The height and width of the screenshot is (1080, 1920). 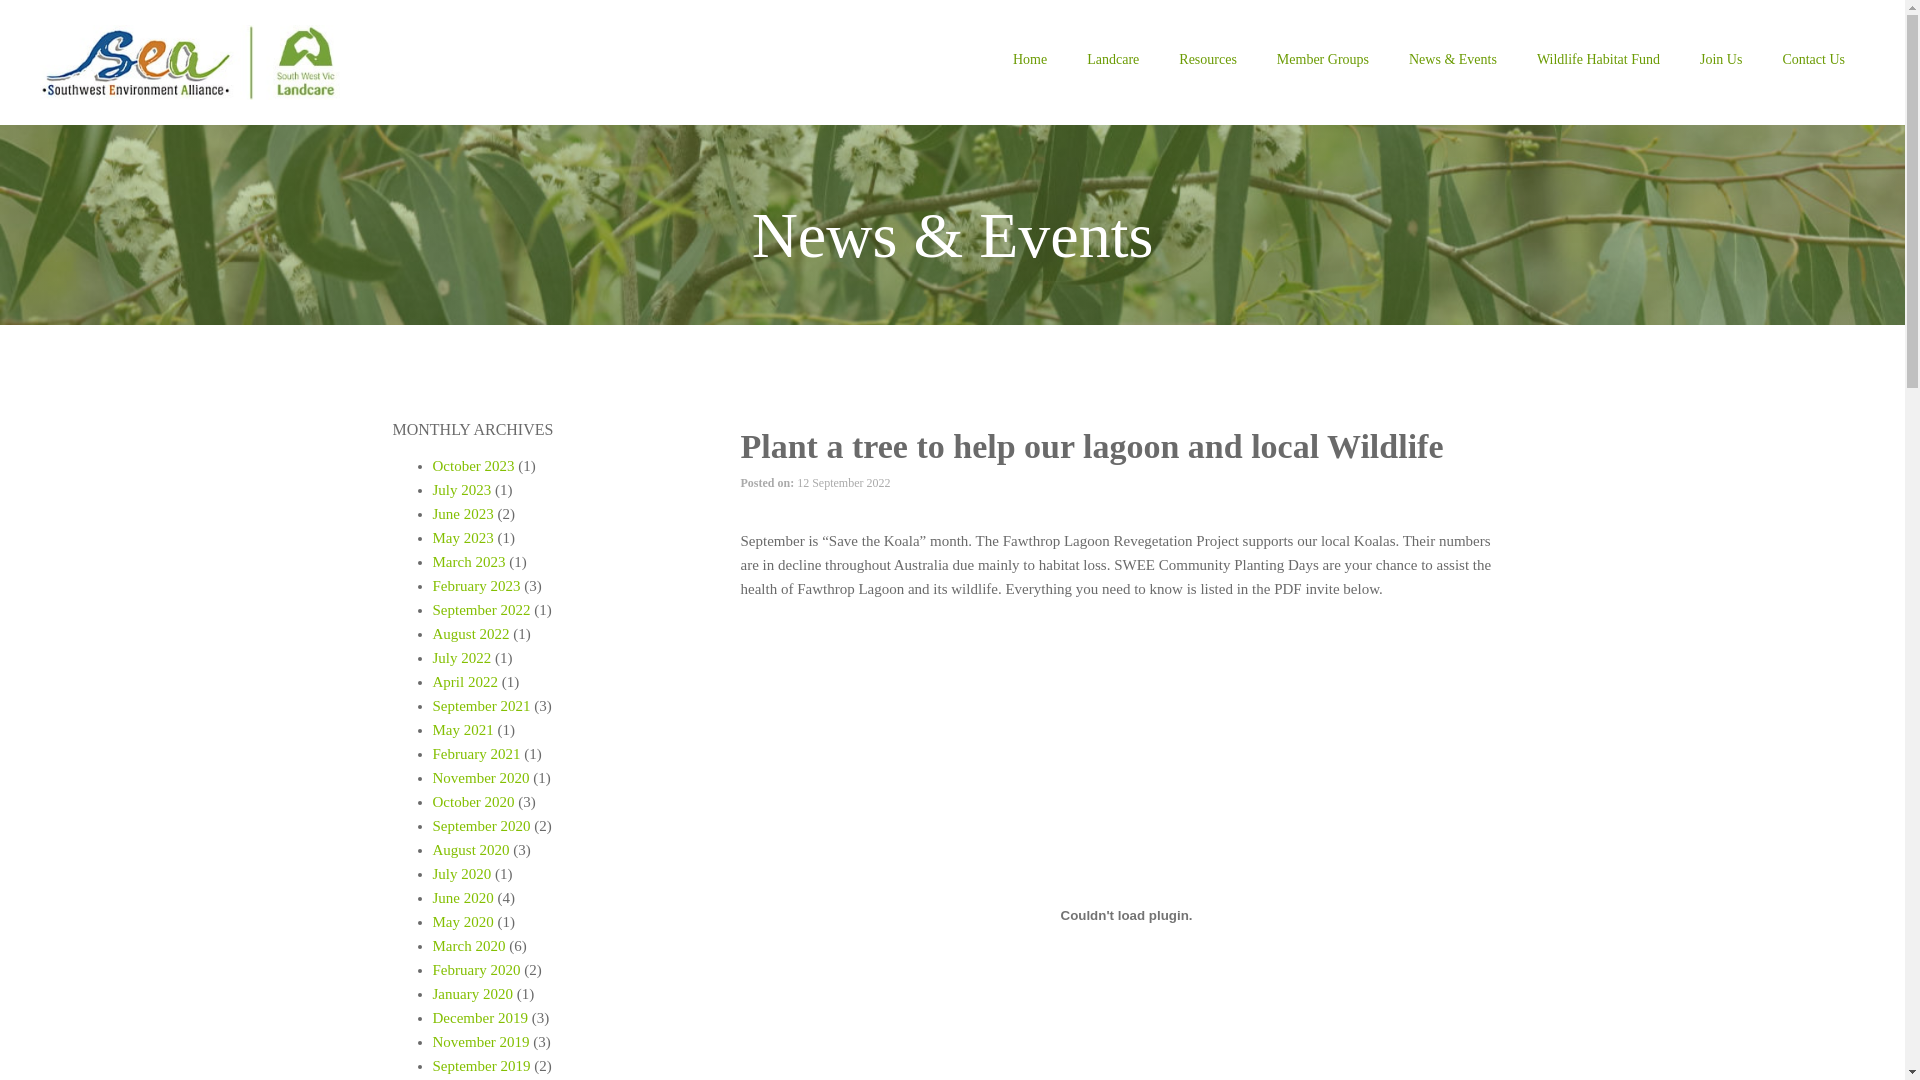 What do you see at coordinates (461, 729) in the screenshot?
I see `'May 2021'` at bounding box center [461, 729].